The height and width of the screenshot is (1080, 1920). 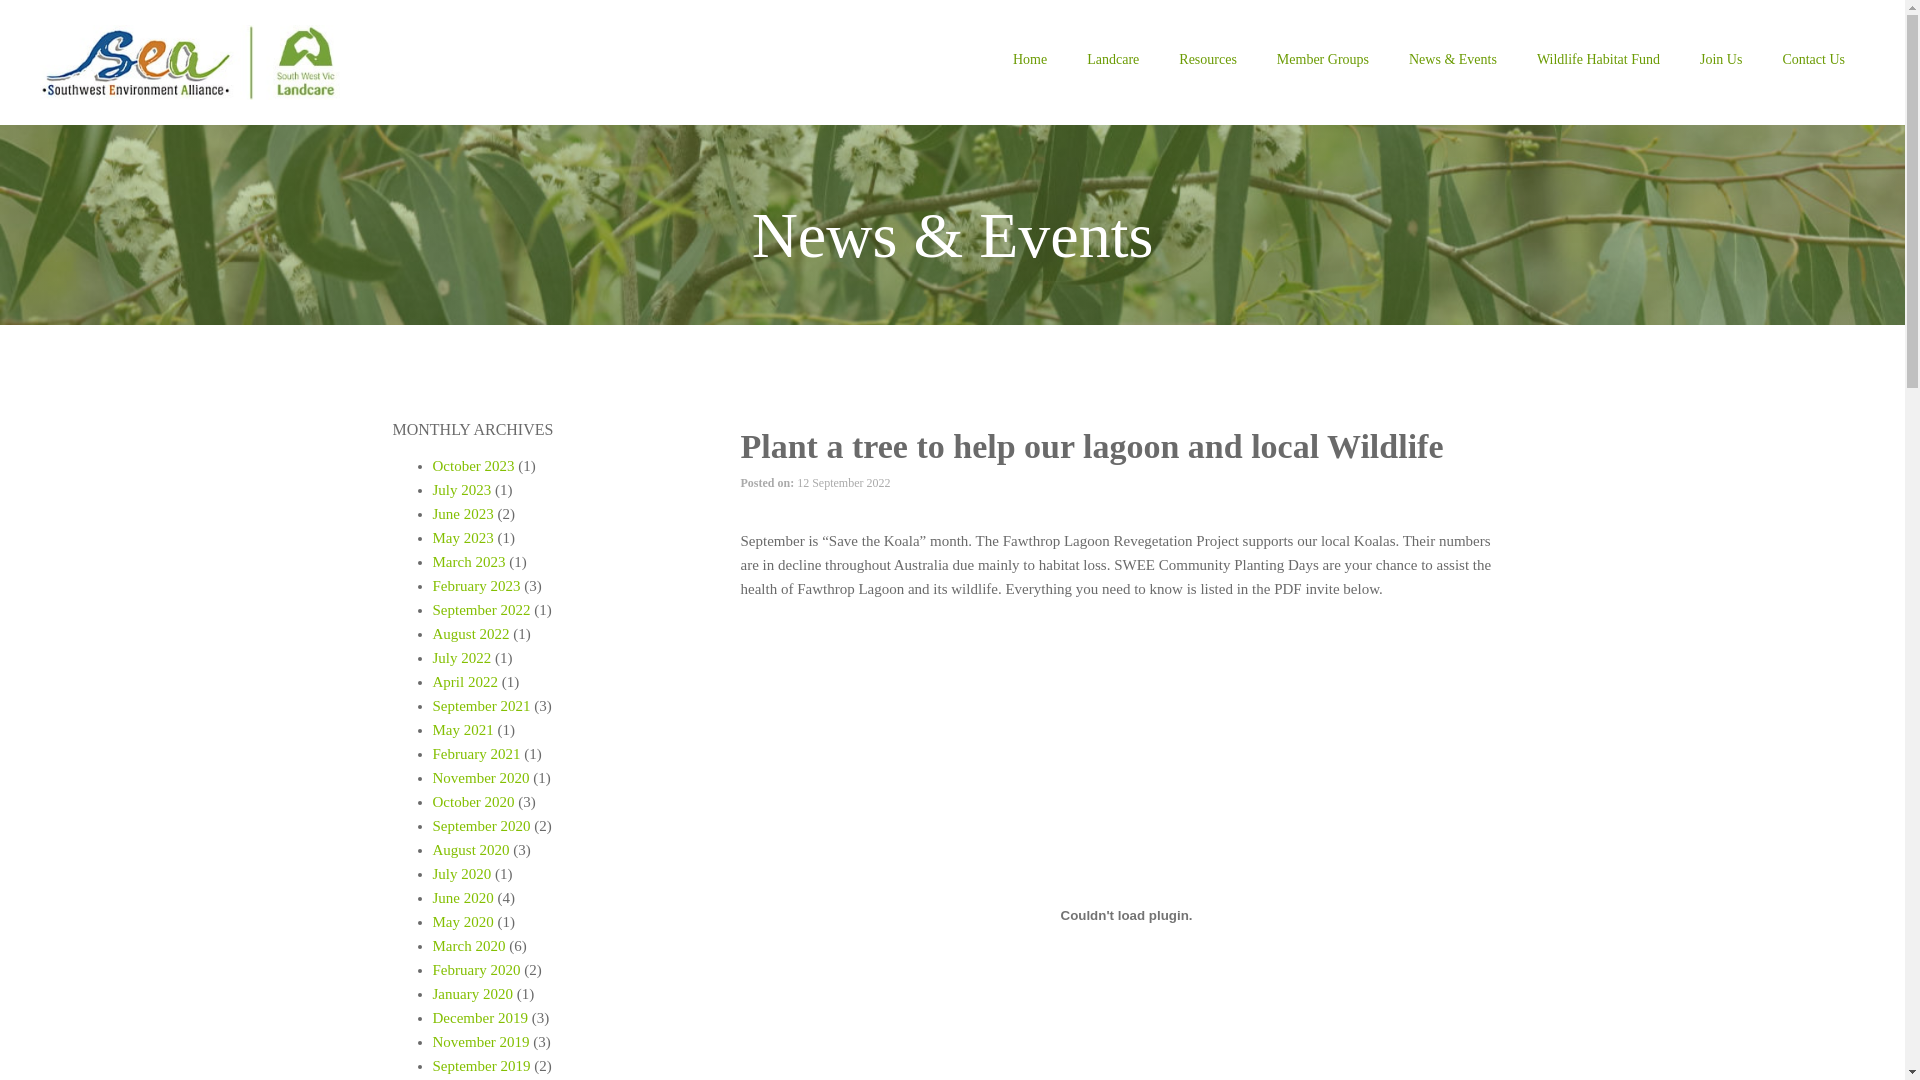 What do you see at coordinates (461, 729) in the screenshot?
I see `'May 2021'` at bounding box center [461, 729].